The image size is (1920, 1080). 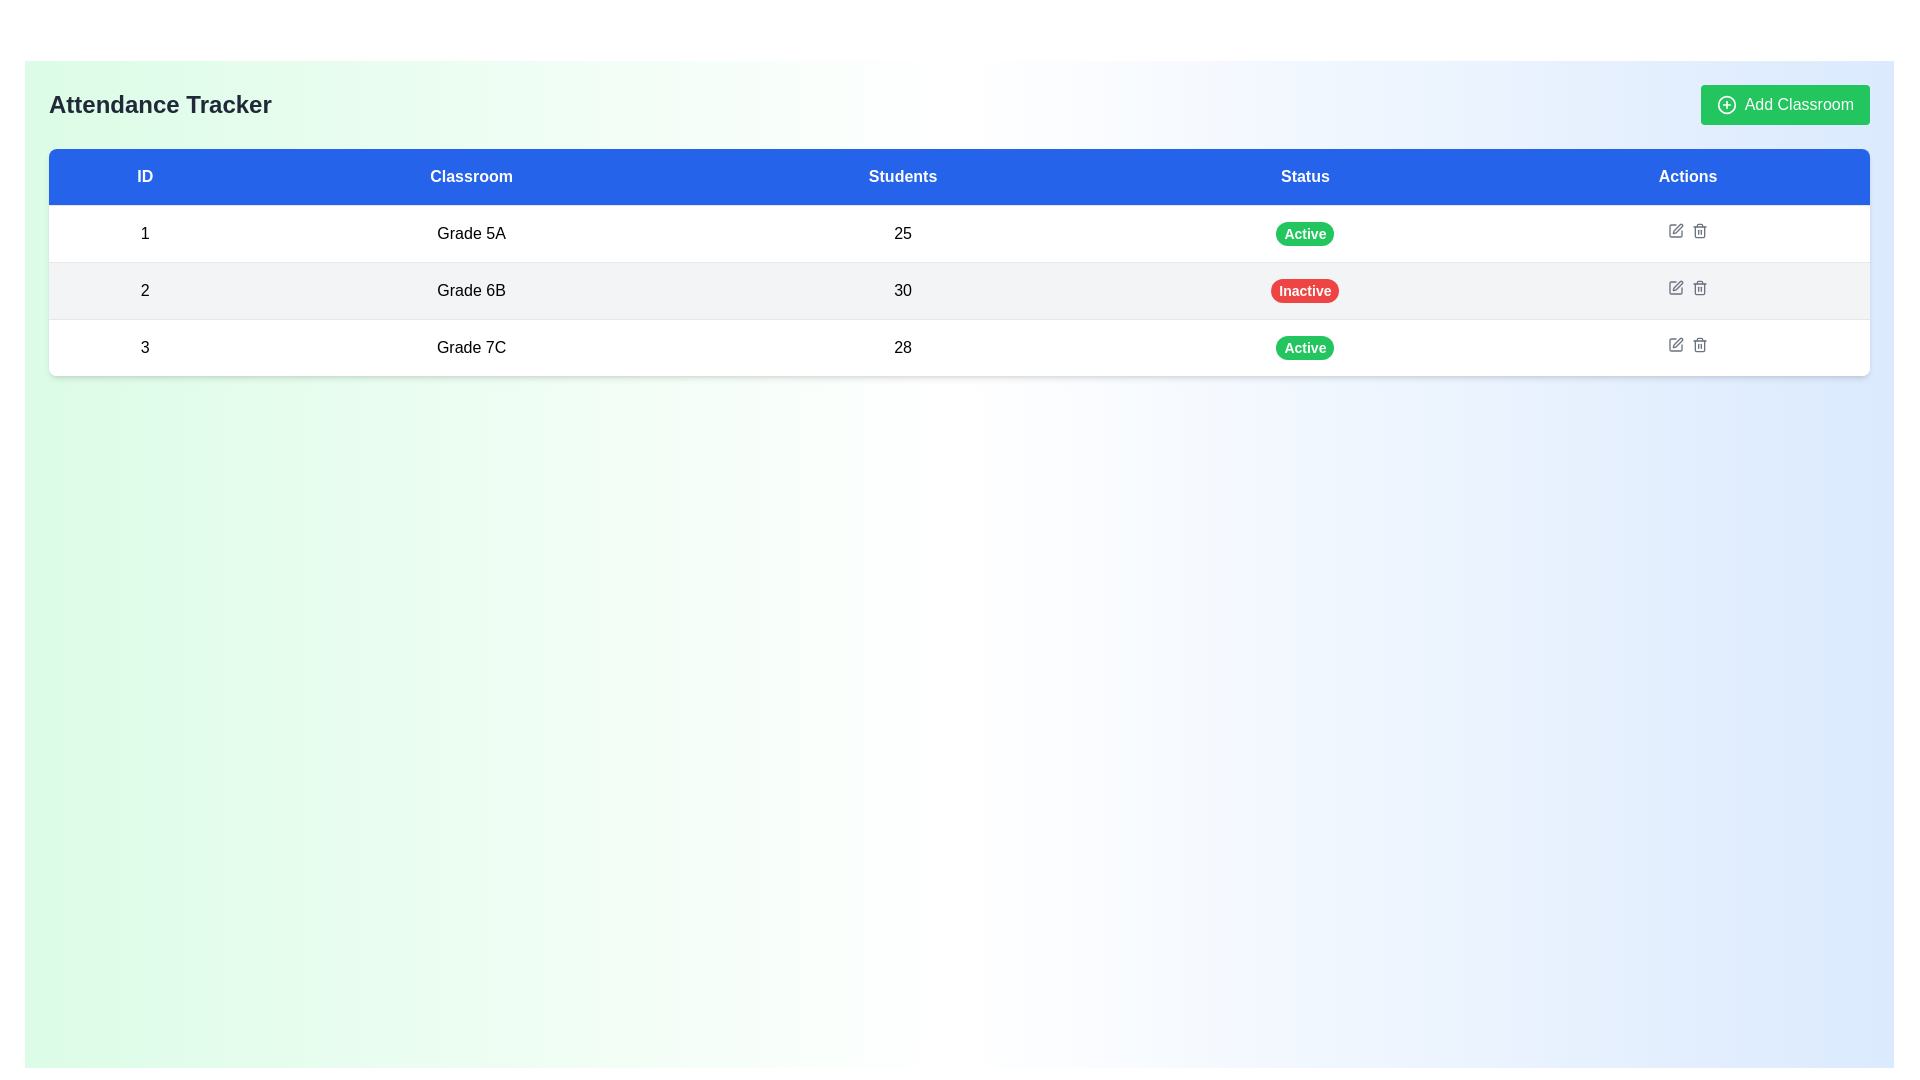 What do you see at coordinates (470, 233) in the screenshot?
I see `the text label displaying 'Grade 5A' which is centered in its cell in the second column of the first row of the table` at bounding box center [470, 233].